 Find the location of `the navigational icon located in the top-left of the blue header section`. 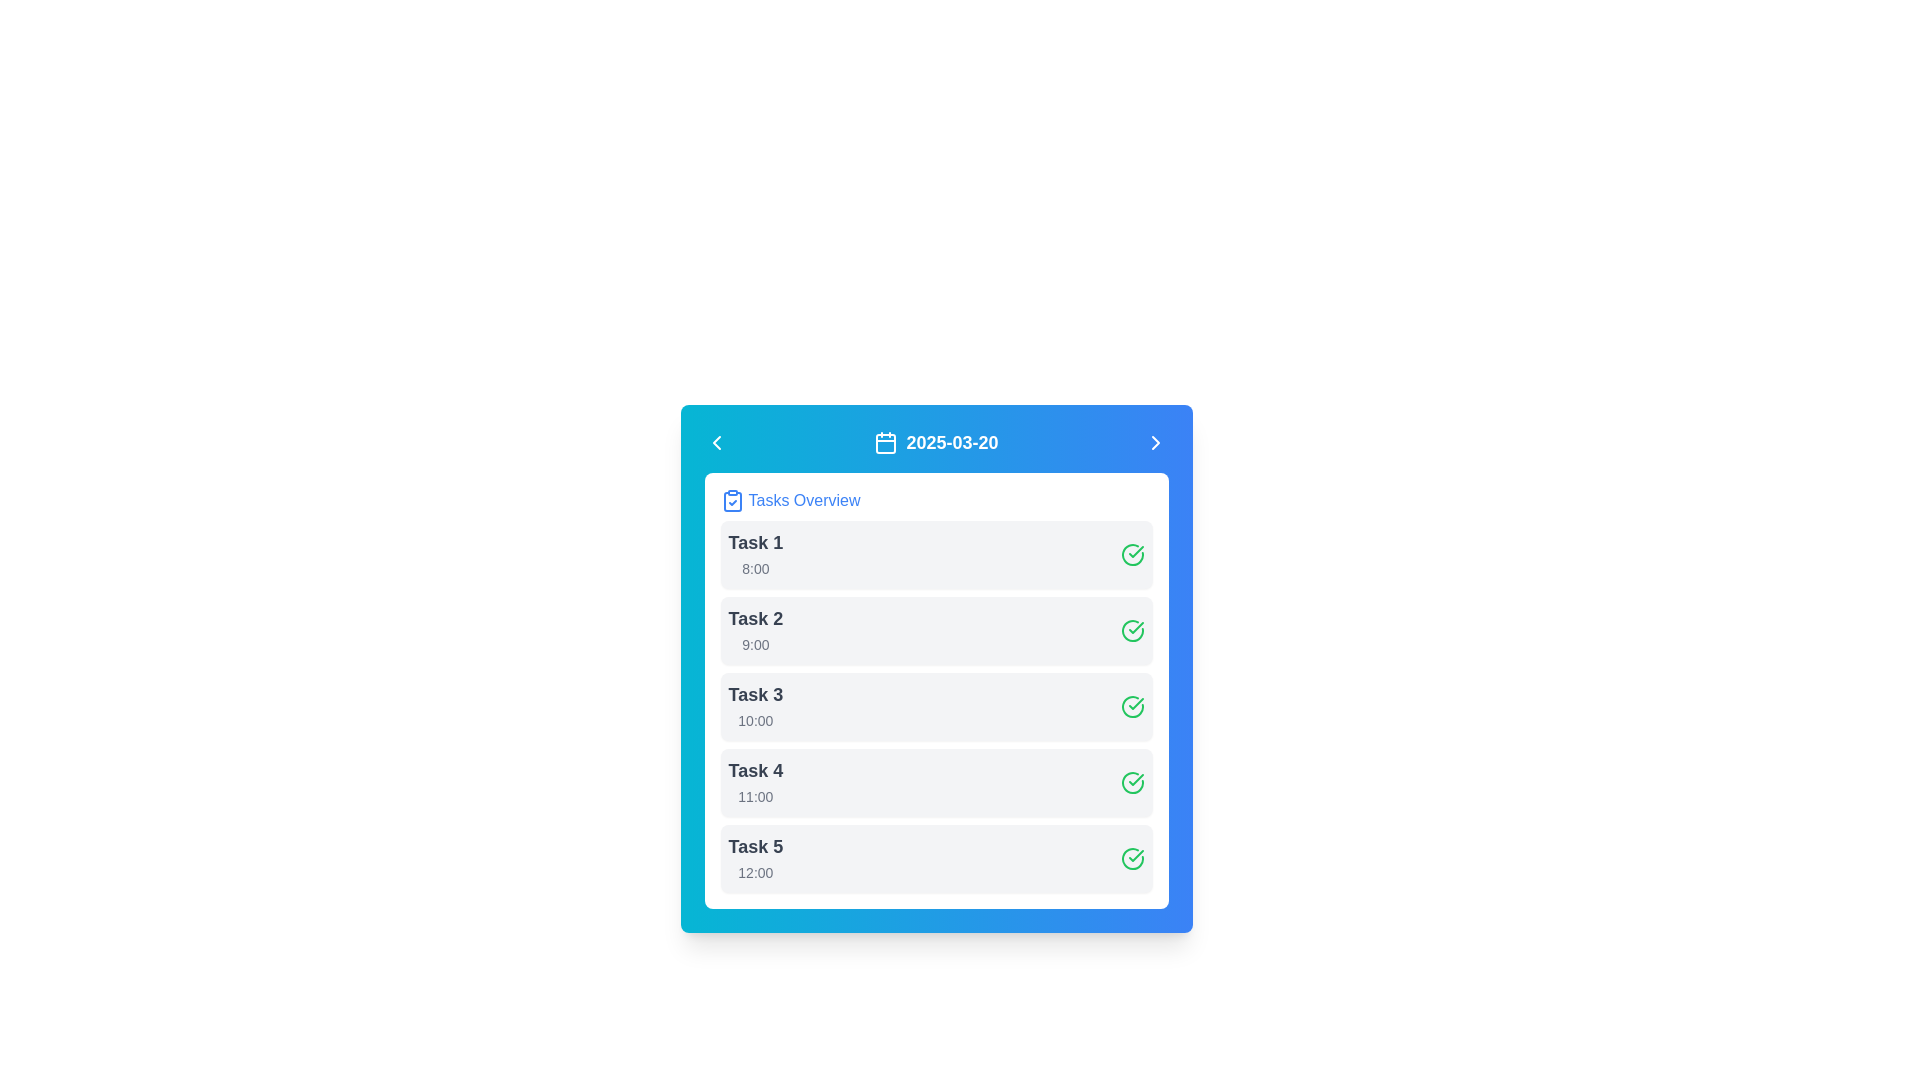

the navigational icon located in the top-left of the blue header section is located at coordinates (716, 442).